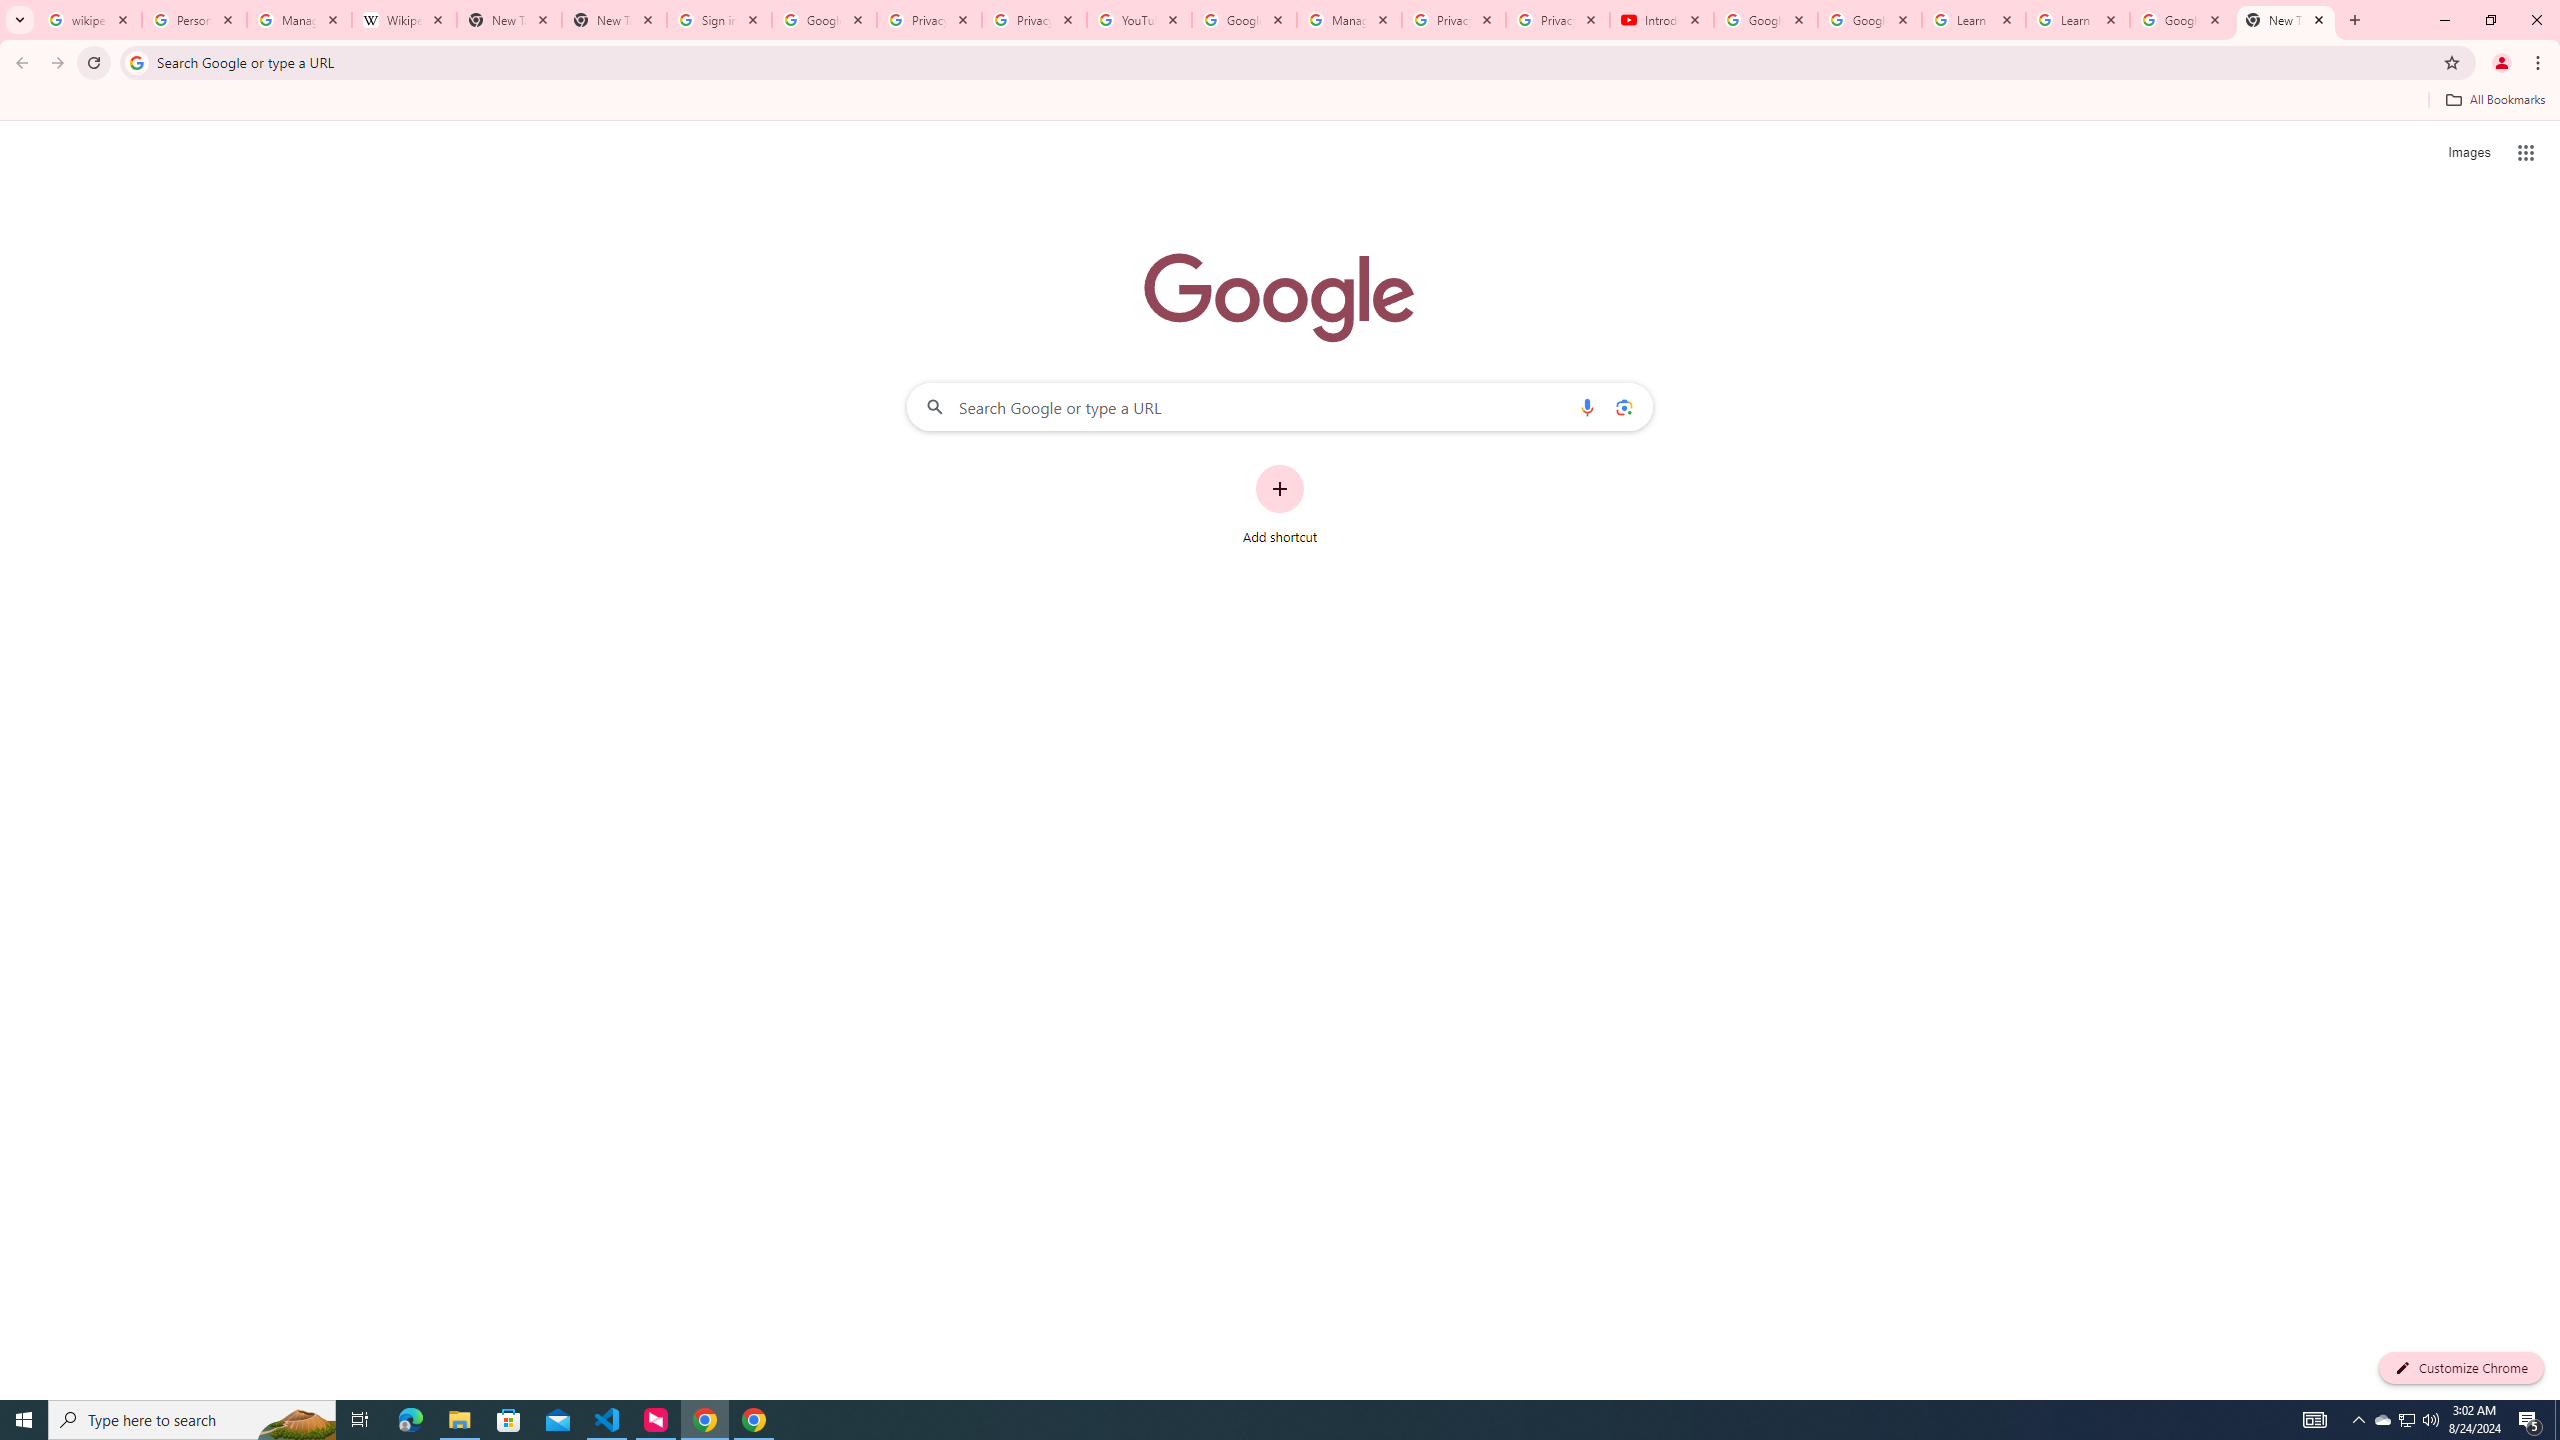 This screenshot has width=2560, height=1440. What do you see at coordinates (1622, 405) in the screenshot?
I see `'Search by image'` at bounding box center [1622, 405].